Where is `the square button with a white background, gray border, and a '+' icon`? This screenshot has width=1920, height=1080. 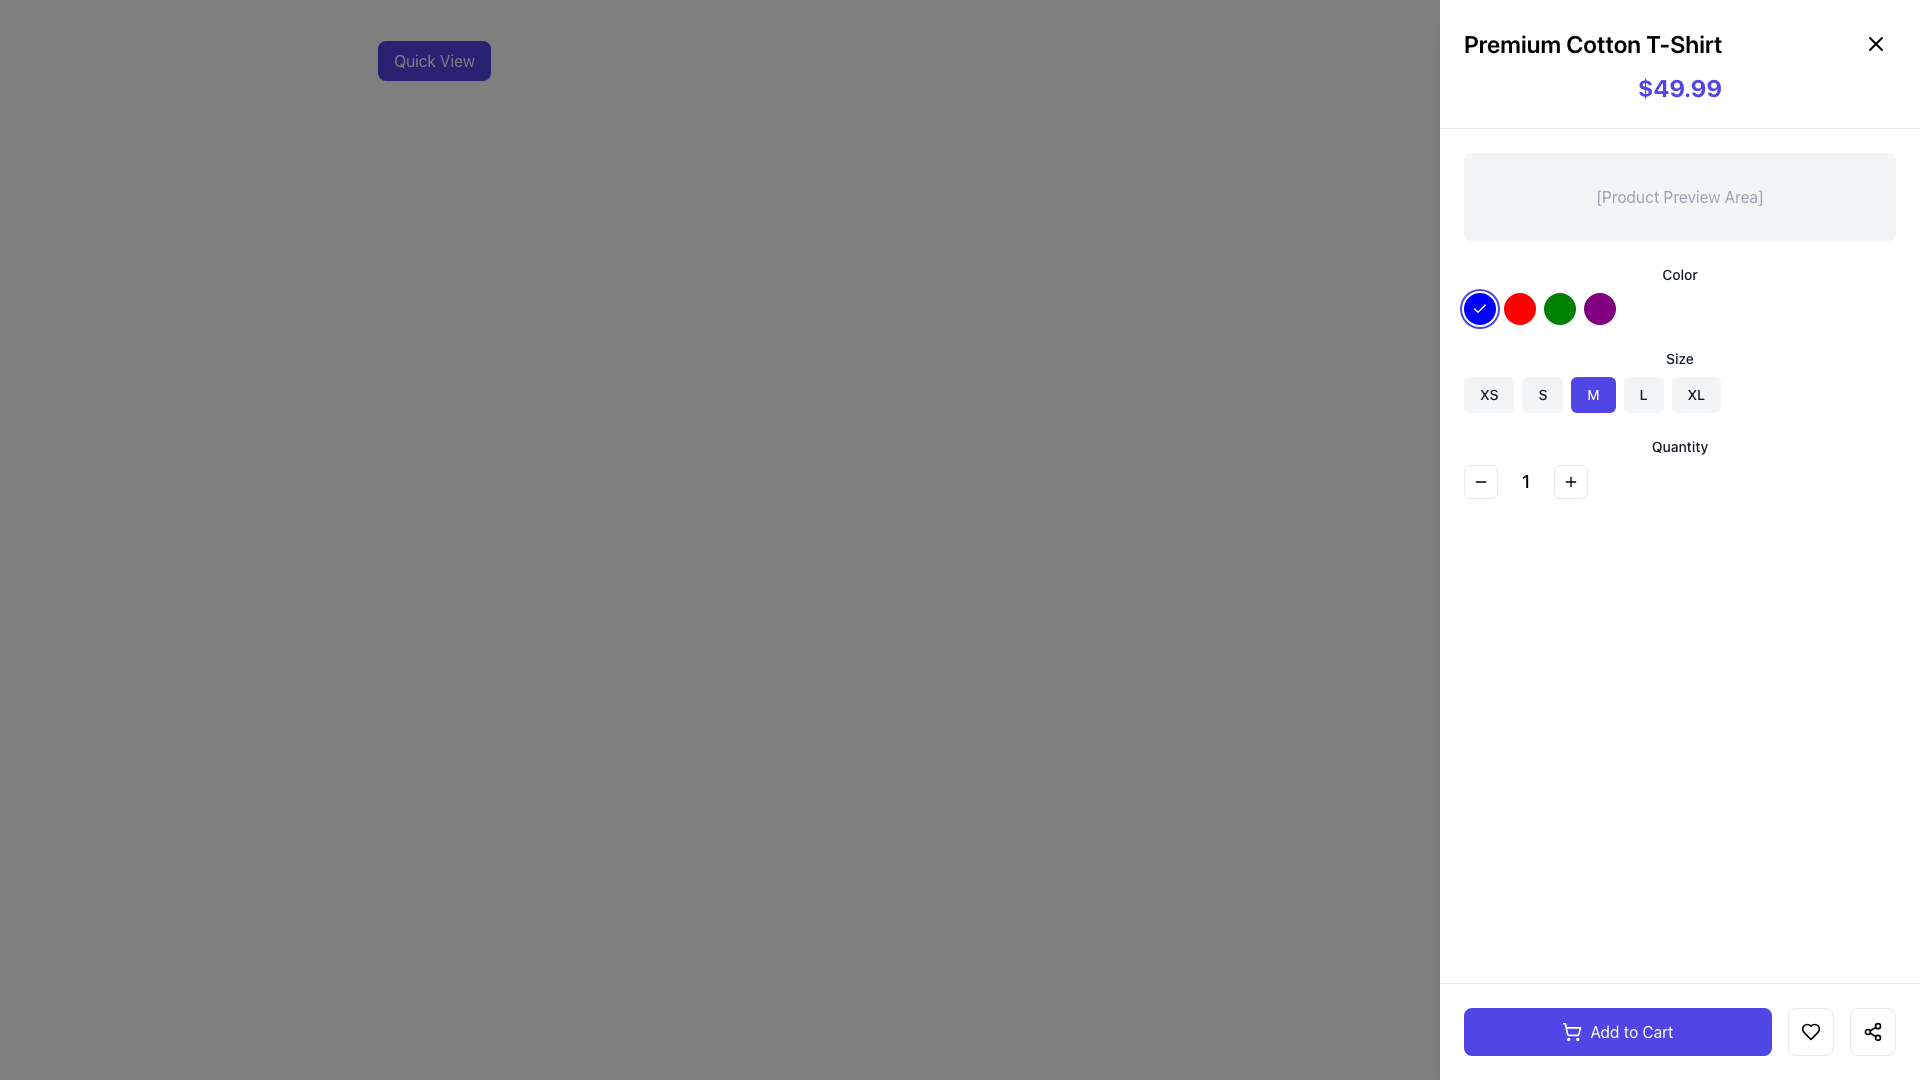 the square button with a white background, gray border, and a '+' icon is located at coordinates (1569, 482).